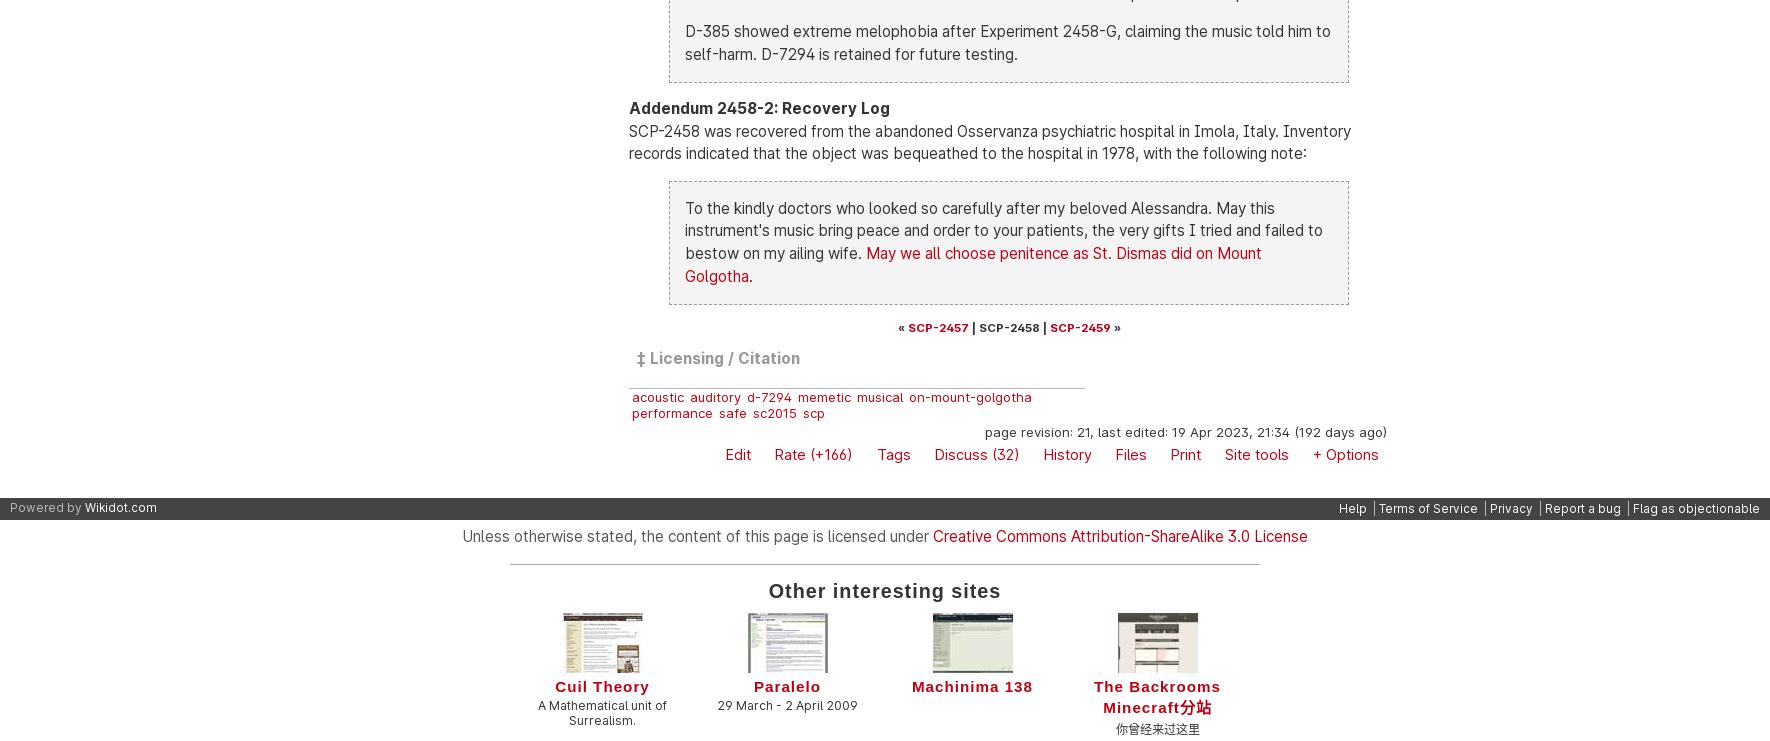 The width and height of the screenshot is (1770, 741). Describe the element at coordinates (716, 356) in the screenshot. I see `'‡ Licensing / Citation'` at that location.